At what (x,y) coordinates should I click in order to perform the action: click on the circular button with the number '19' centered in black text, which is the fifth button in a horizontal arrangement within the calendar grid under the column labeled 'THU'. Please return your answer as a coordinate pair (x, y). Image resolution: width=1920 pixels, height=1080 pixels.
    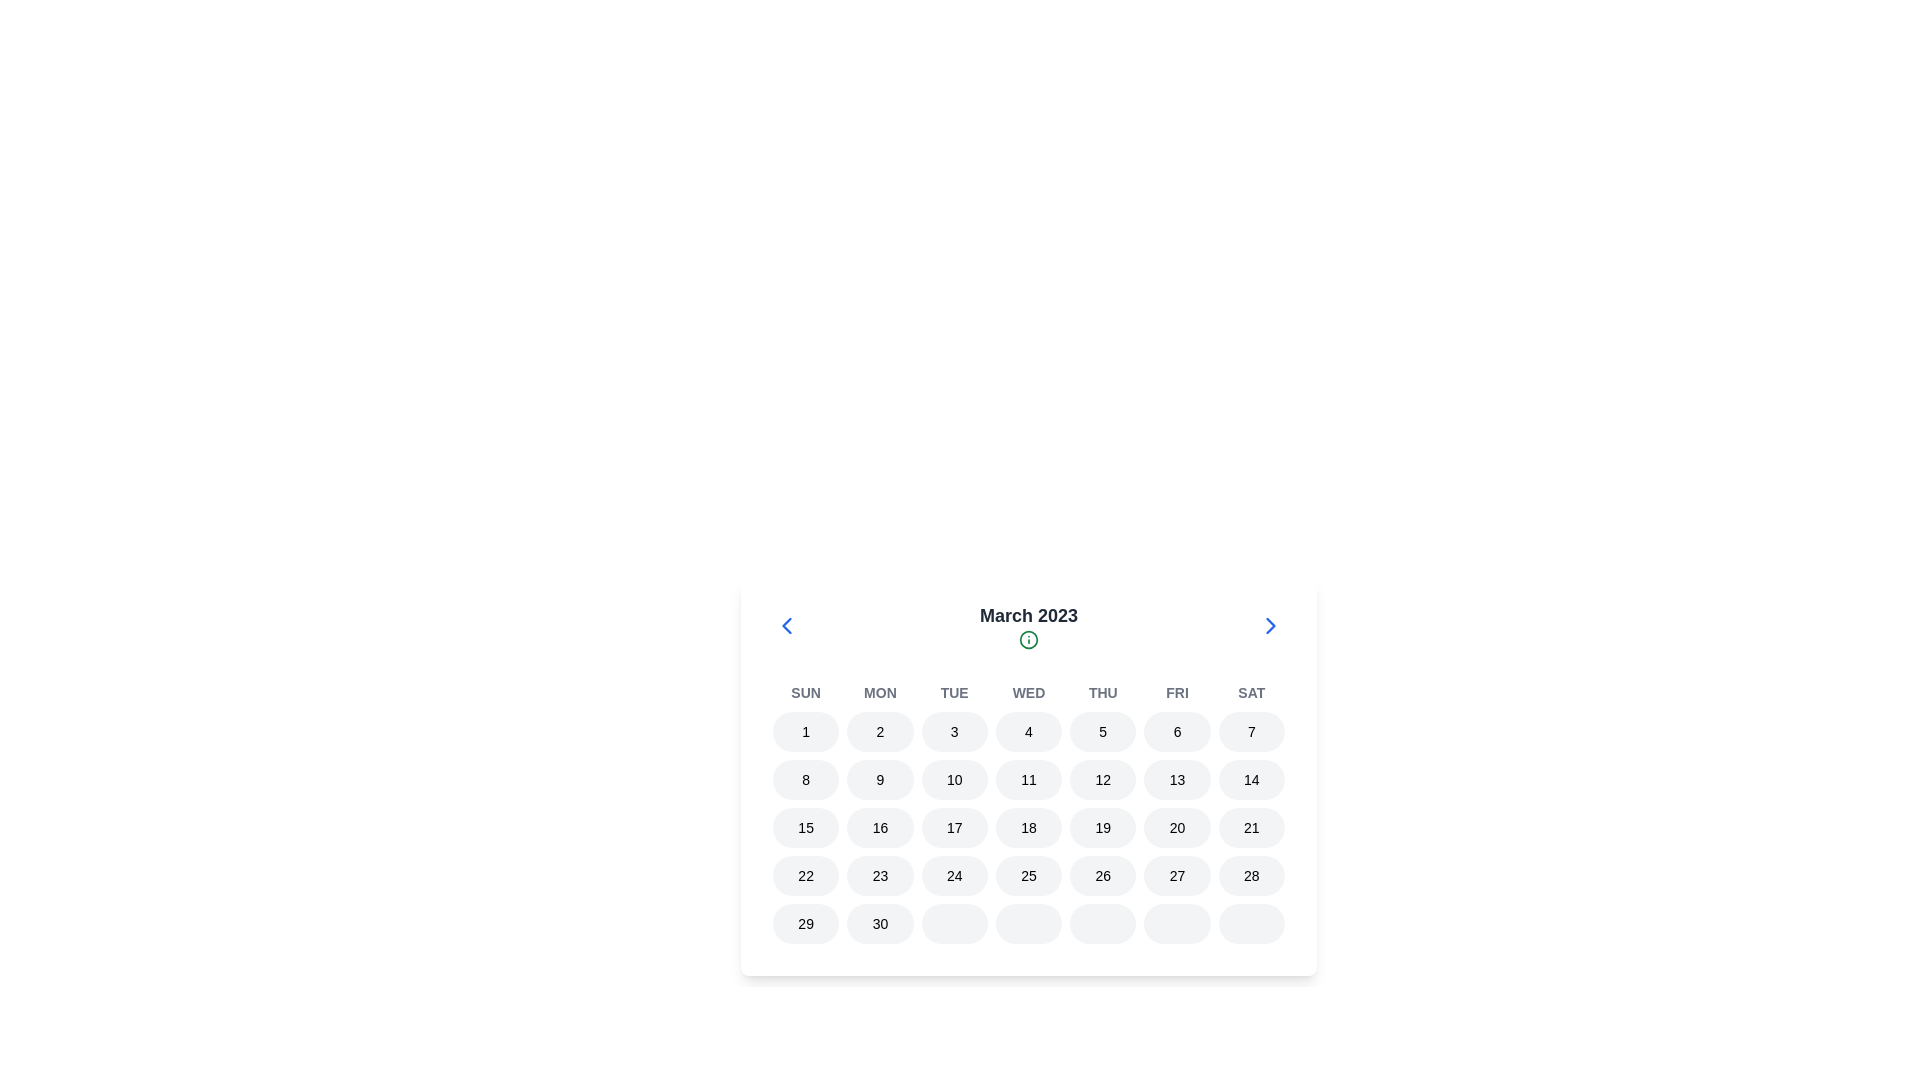
    Looking at the image, I should click on (1102, 828).